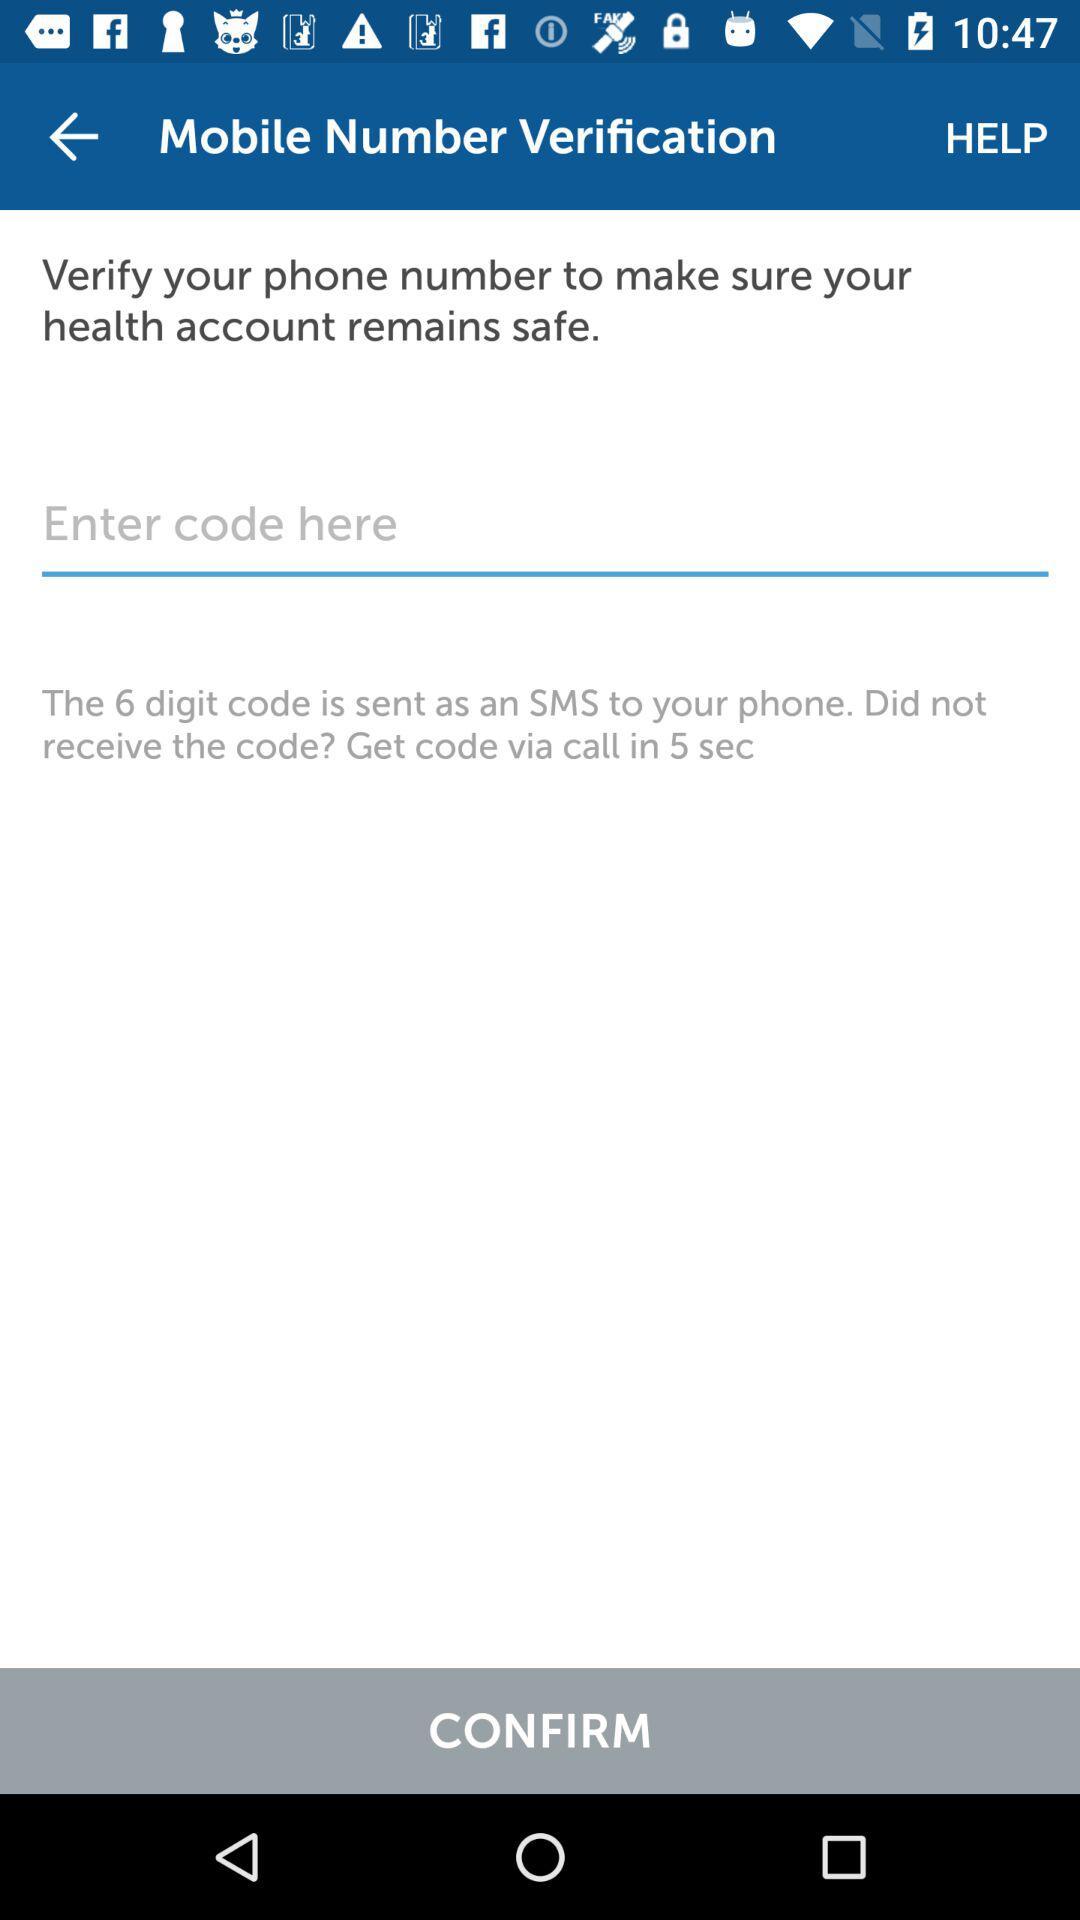  Describe the element at coordinates (72, 135) in the screenshot. I see `the item to the left of the mobile number verification app` at that location.